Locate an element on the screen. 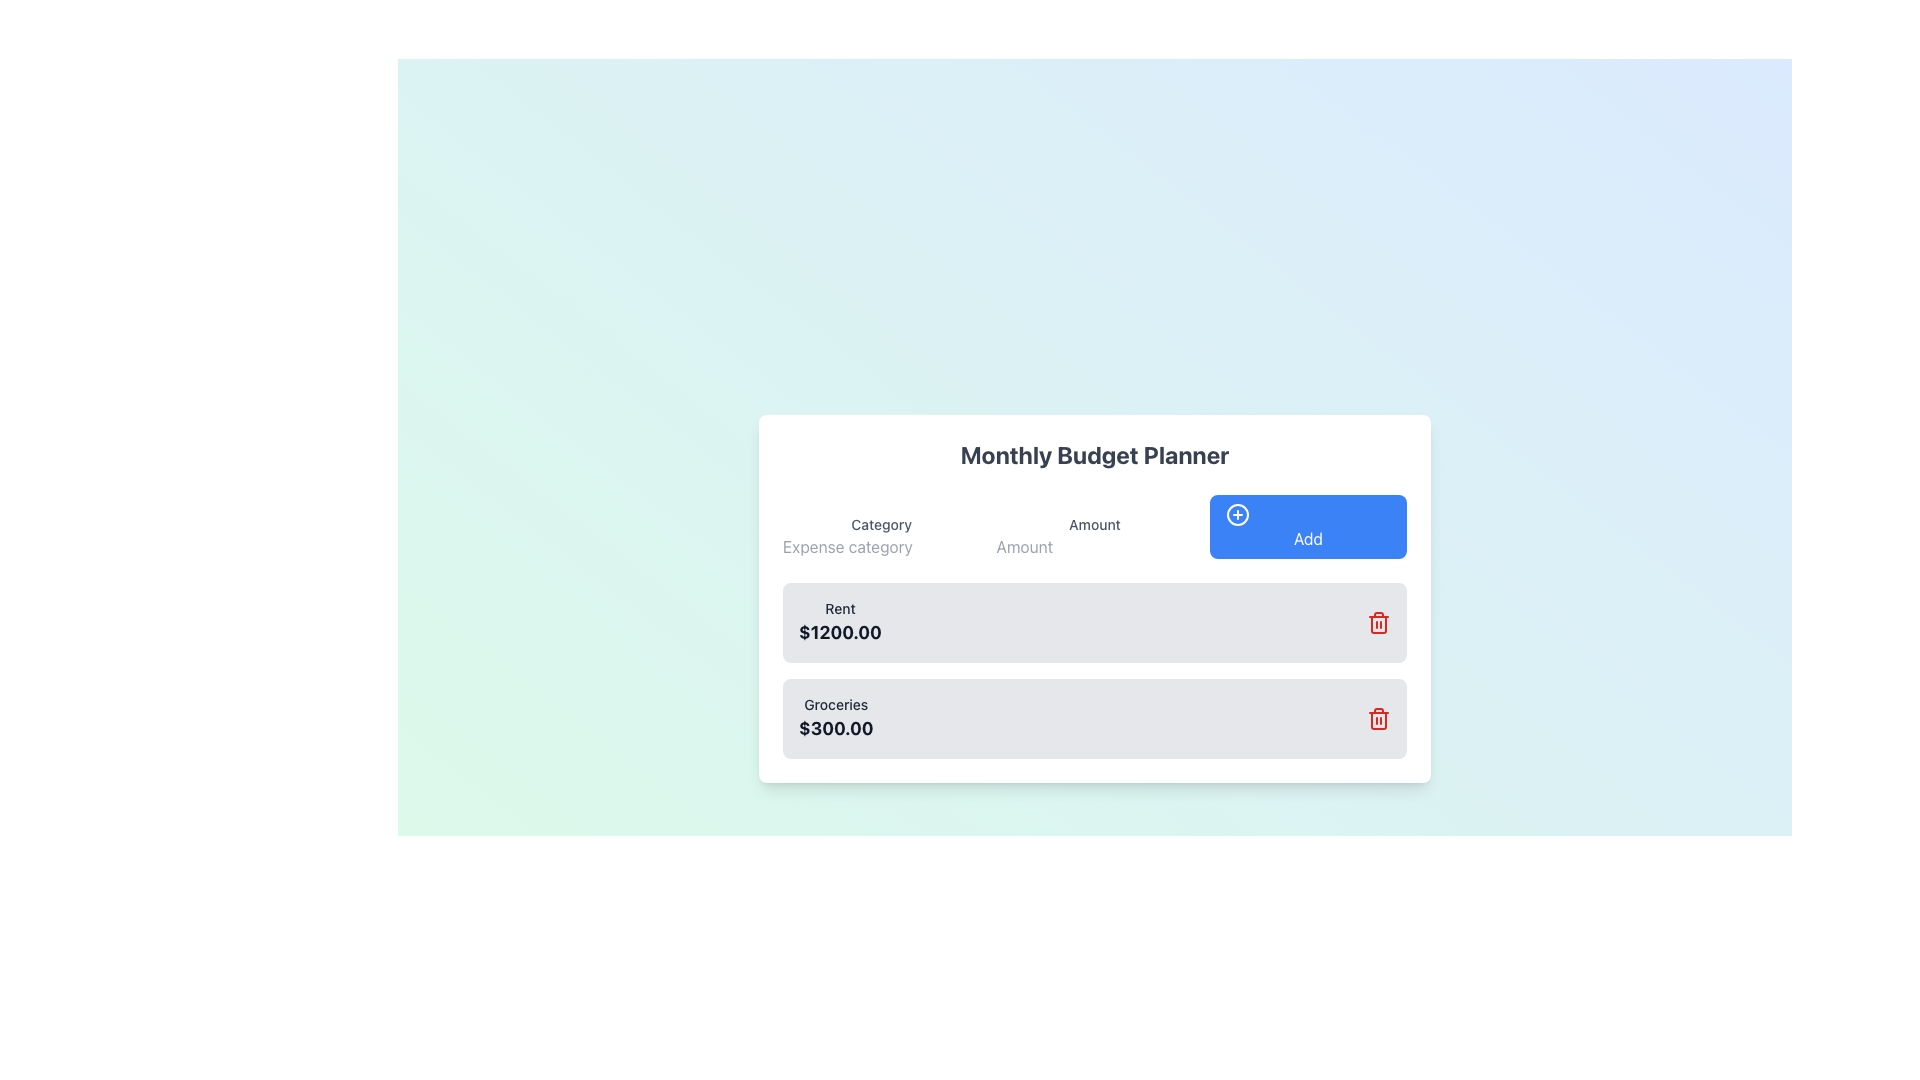 The image size is (1920, 1080). 'Groceries' text label that indicates the budget category above the amount '$300.00' in the budget management interface is located at coordinates (836, 704).